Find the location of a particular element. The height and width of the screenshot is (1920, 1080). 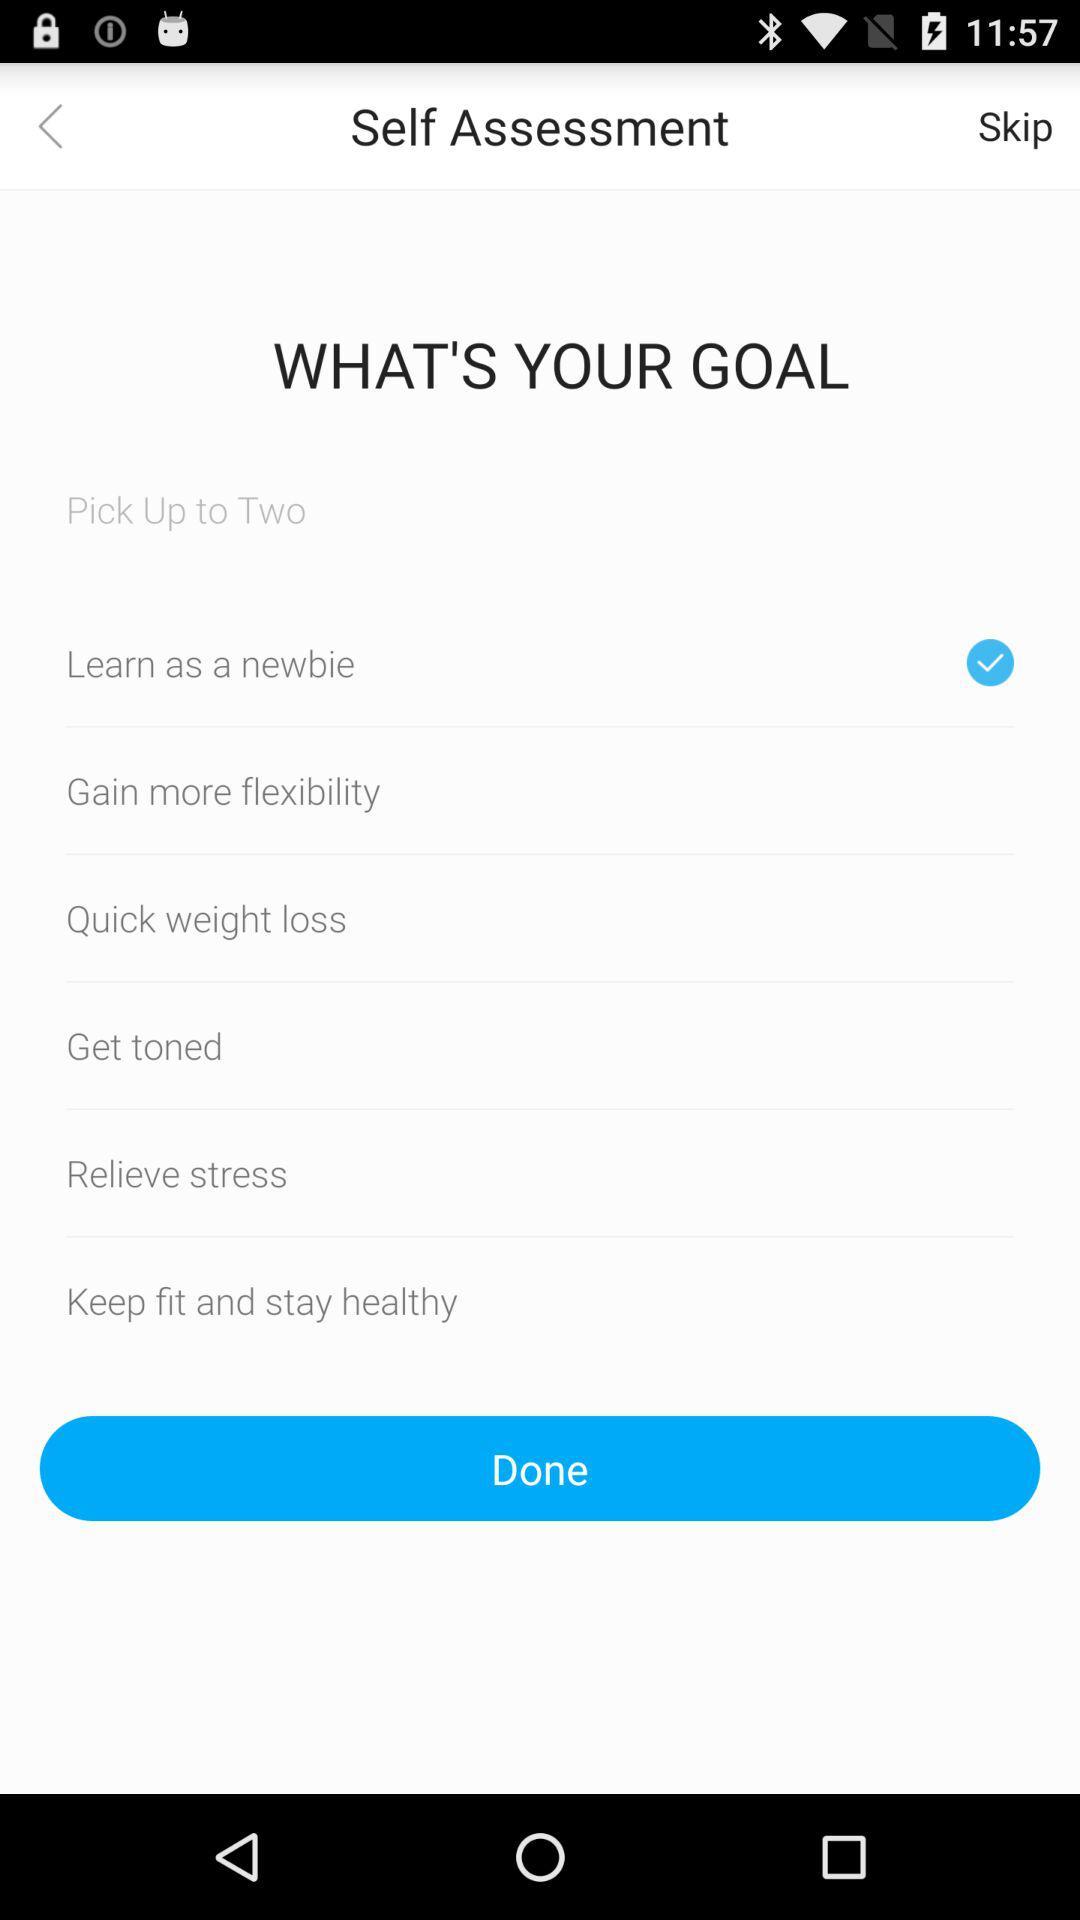

a option gain more flexibilty is located at coordinates (540, 790).